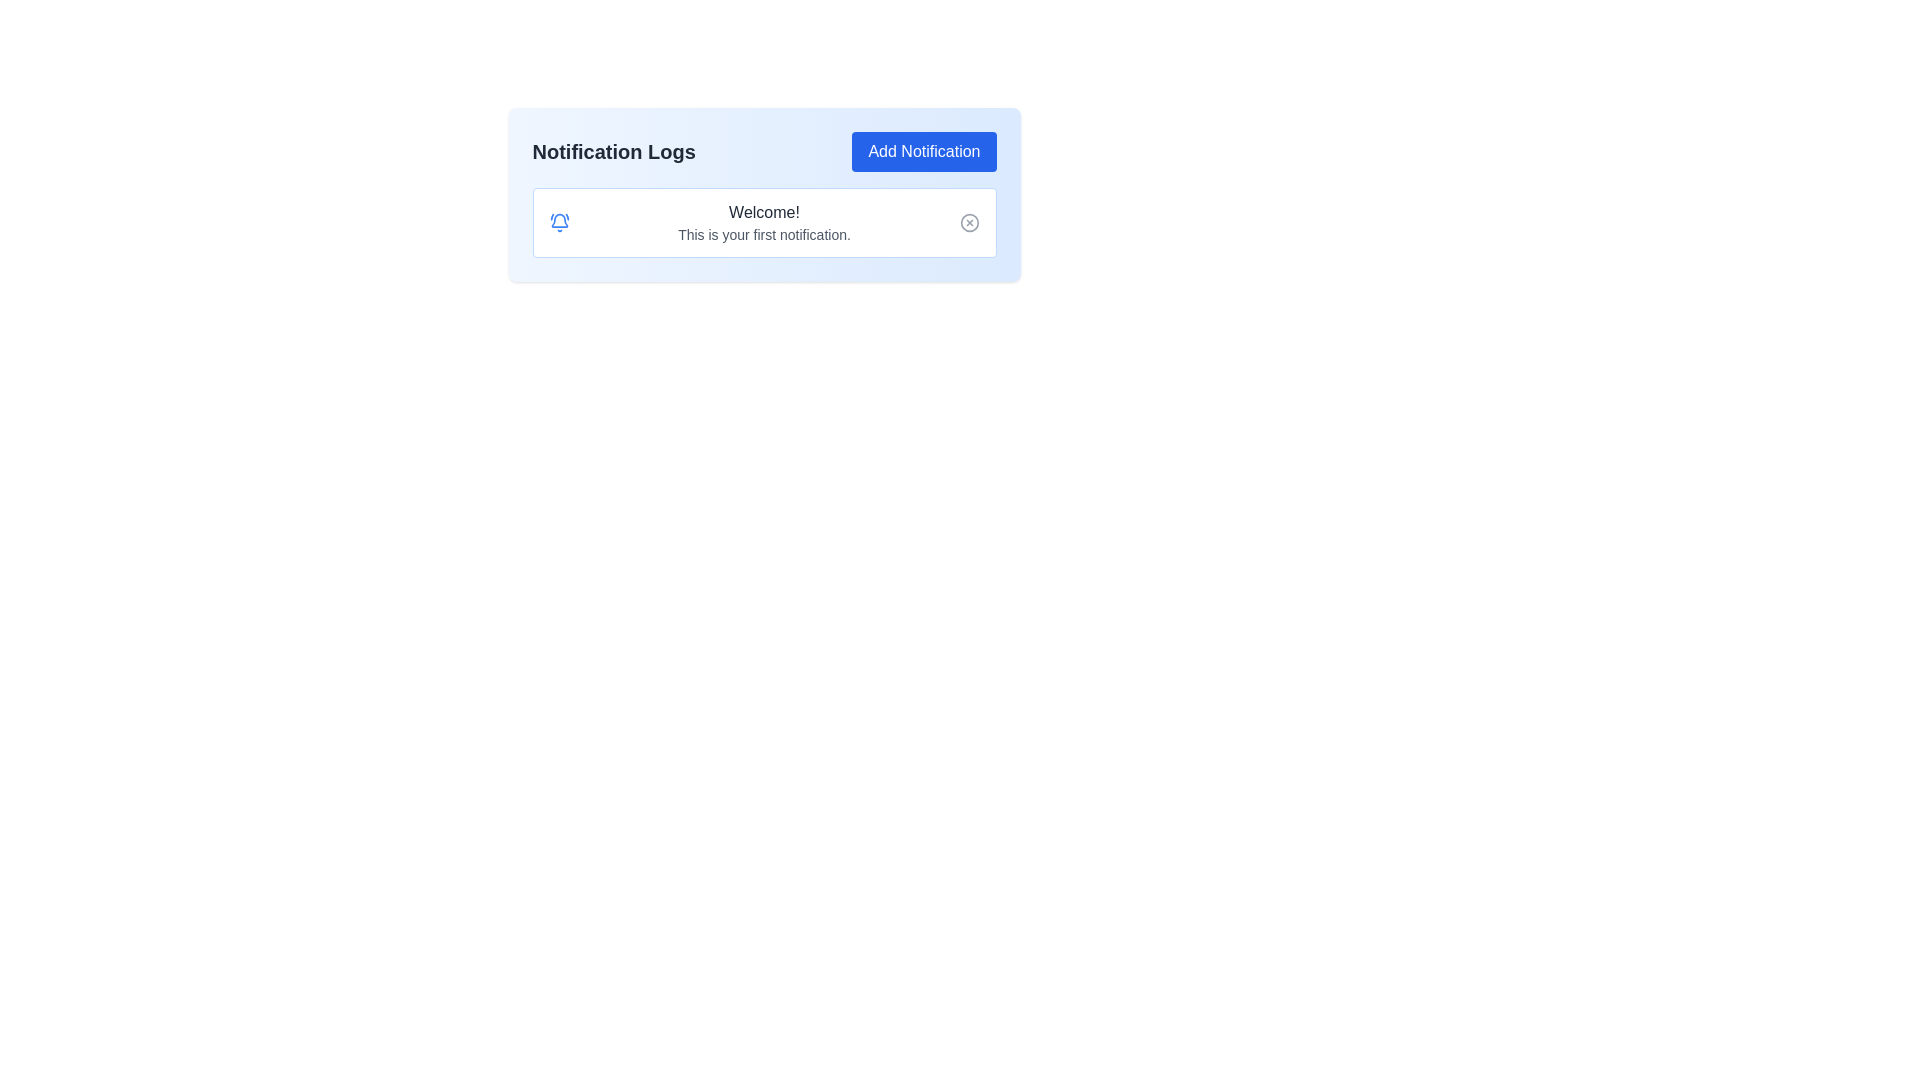 This screenshot has width=1920, height=1080. Describe the element at coordinates (613, 150) in the screenshot. I see `the heading text 'Notification Logs', which is styled in a larger font size, bold, and dark color, located in the upper section of the interface, left-aligned next to the 'Add Notification' button` at that location.